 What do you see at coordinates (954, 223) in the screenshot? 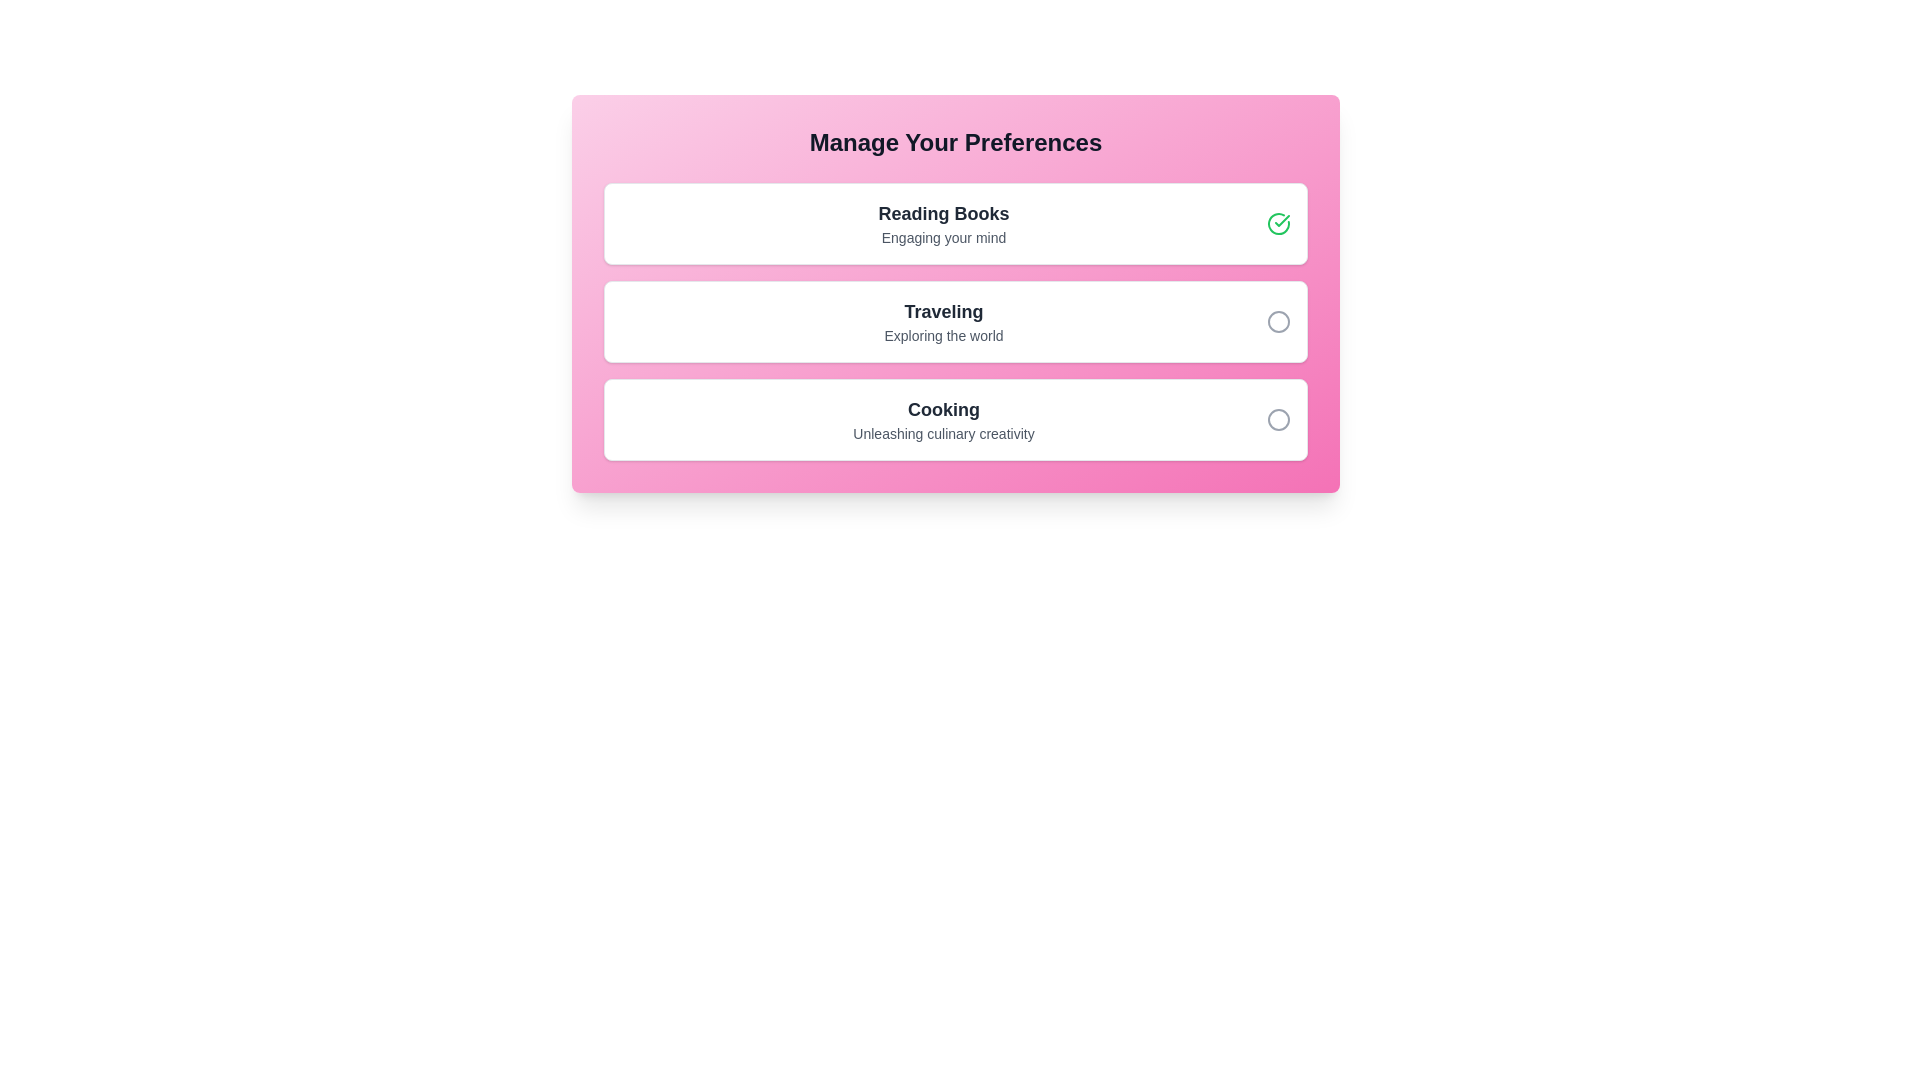
I see `the preference item Reading Books` at bounding box center [954, 223].